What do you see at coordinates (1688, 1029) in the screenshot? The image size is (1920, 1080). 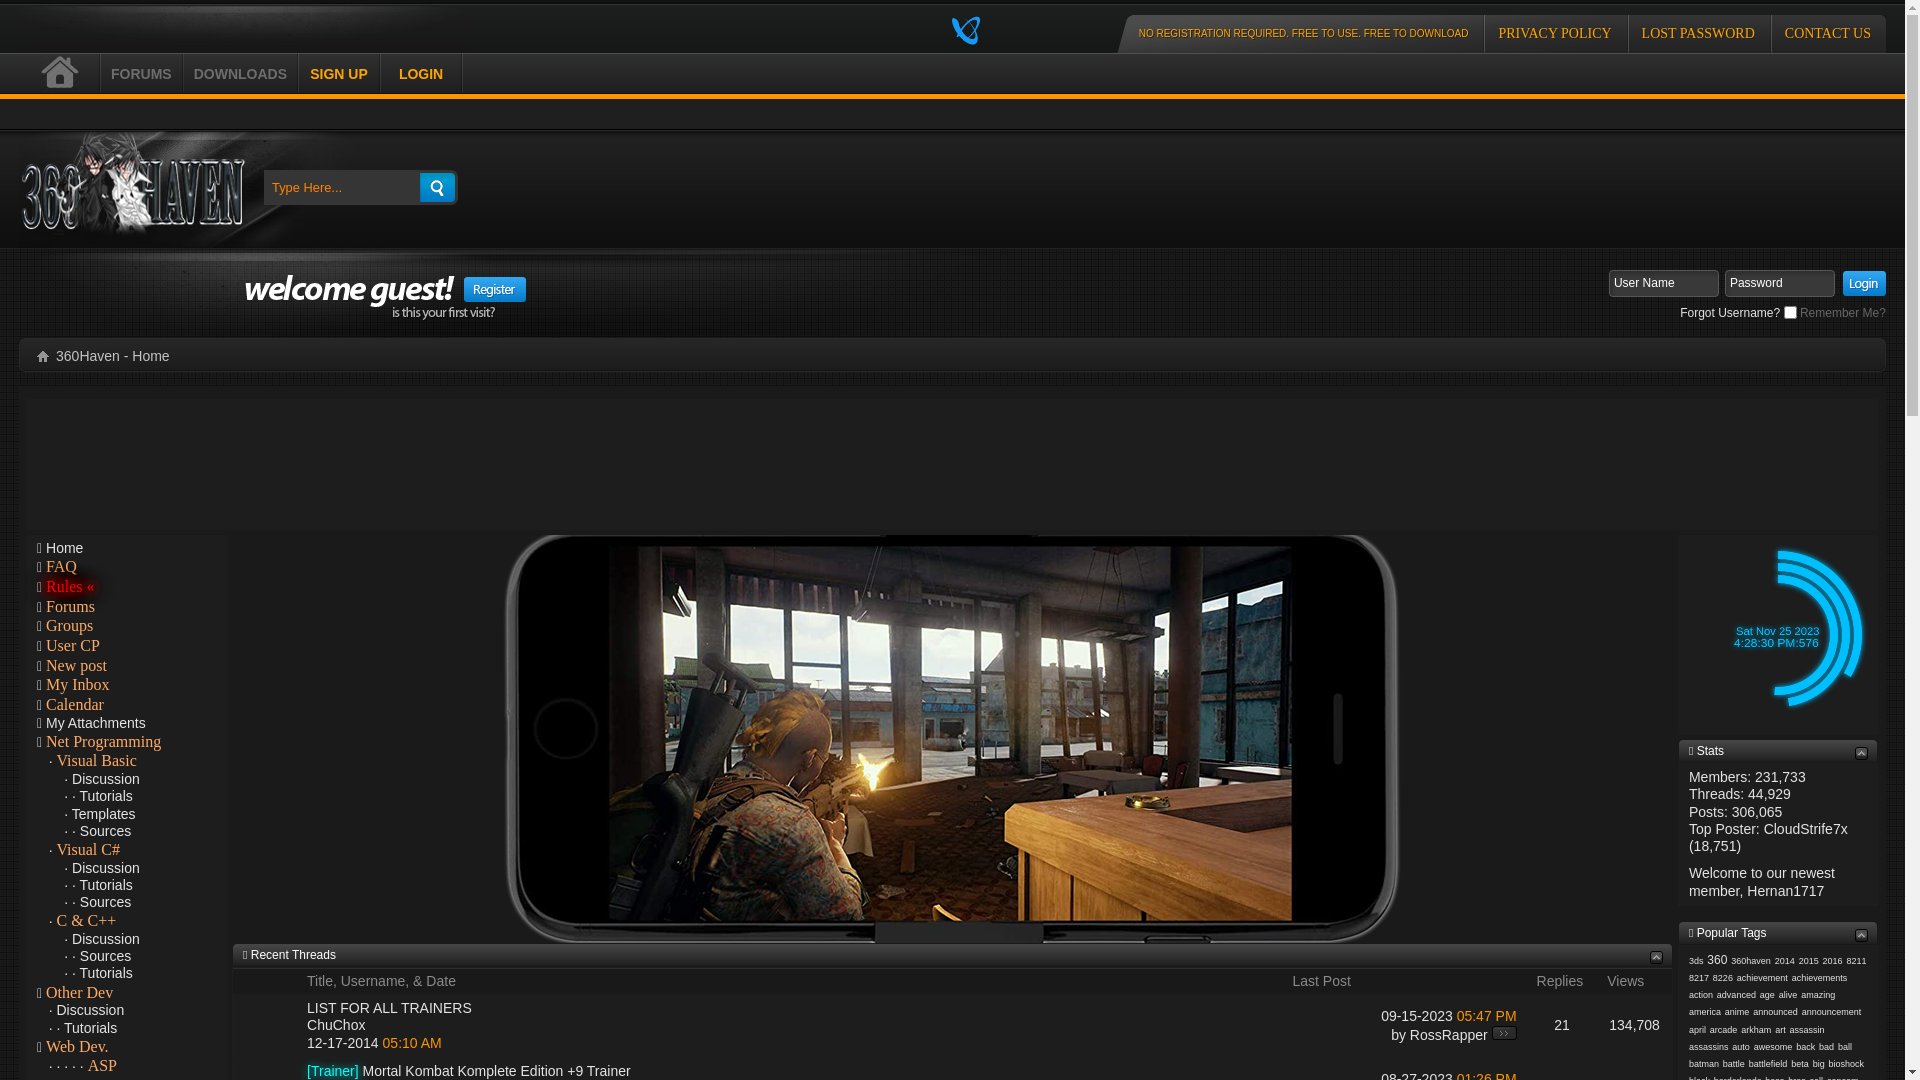 I see `'april'` at bounding box center [1688, 1029].